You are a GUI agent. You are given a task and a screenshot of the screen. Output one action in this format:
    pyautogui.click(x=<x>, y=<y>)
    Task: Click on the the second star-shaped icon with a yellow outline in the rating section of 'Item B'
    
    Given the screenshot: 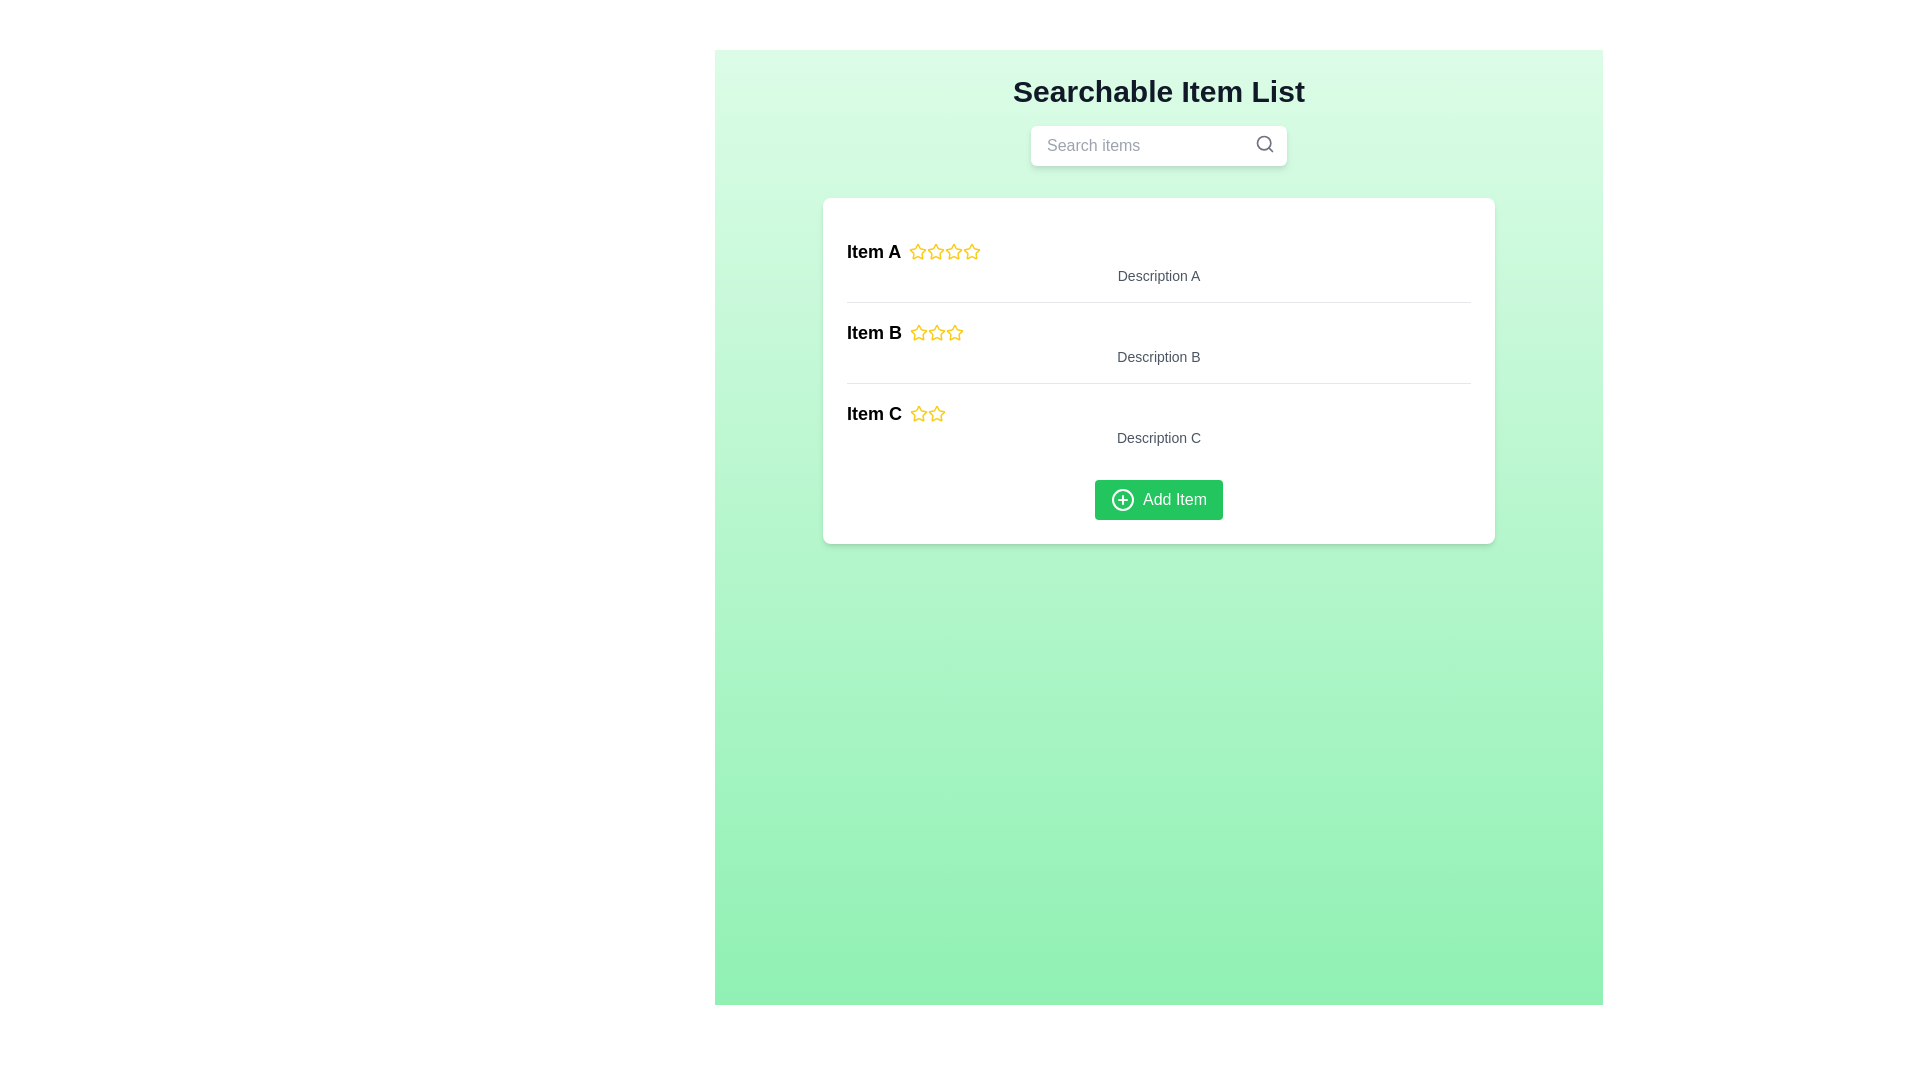 What is the action you would take?
    pyautogui.click(x=935, y=331)
    